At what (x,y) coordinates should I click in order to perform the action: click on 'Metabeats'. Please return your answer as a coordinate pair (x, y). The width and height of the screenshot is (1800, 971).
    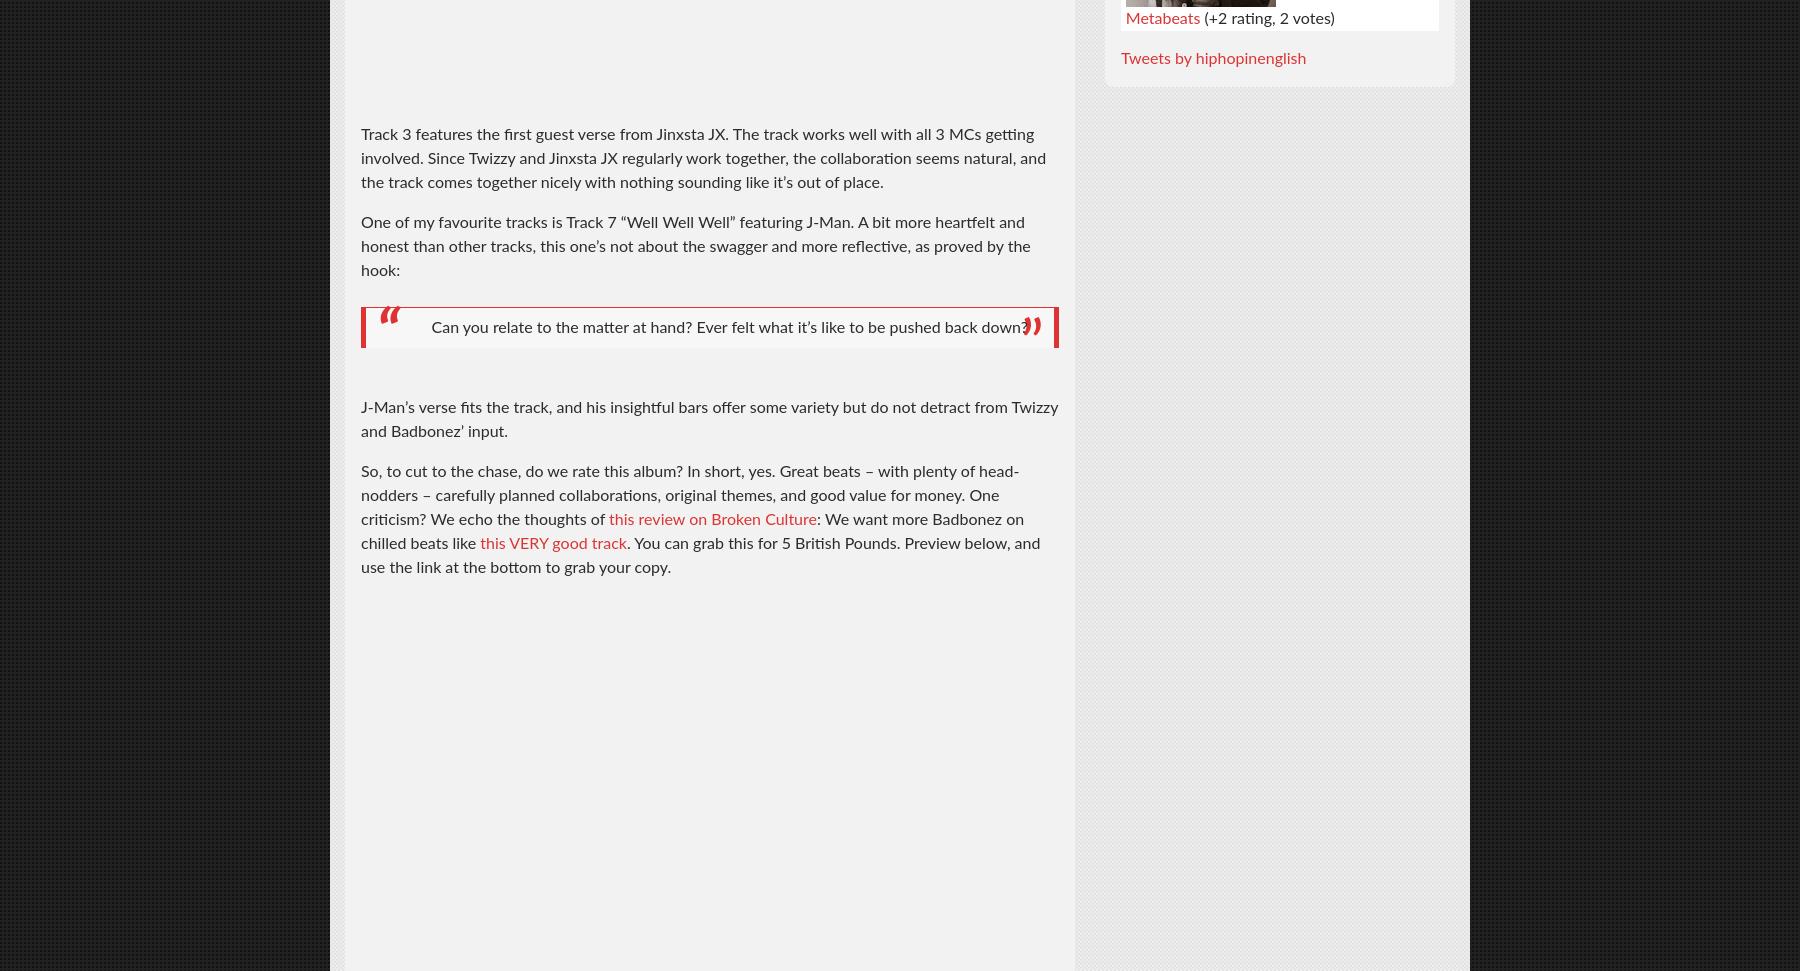
    Looking at the image, I should click on (1161, 17).